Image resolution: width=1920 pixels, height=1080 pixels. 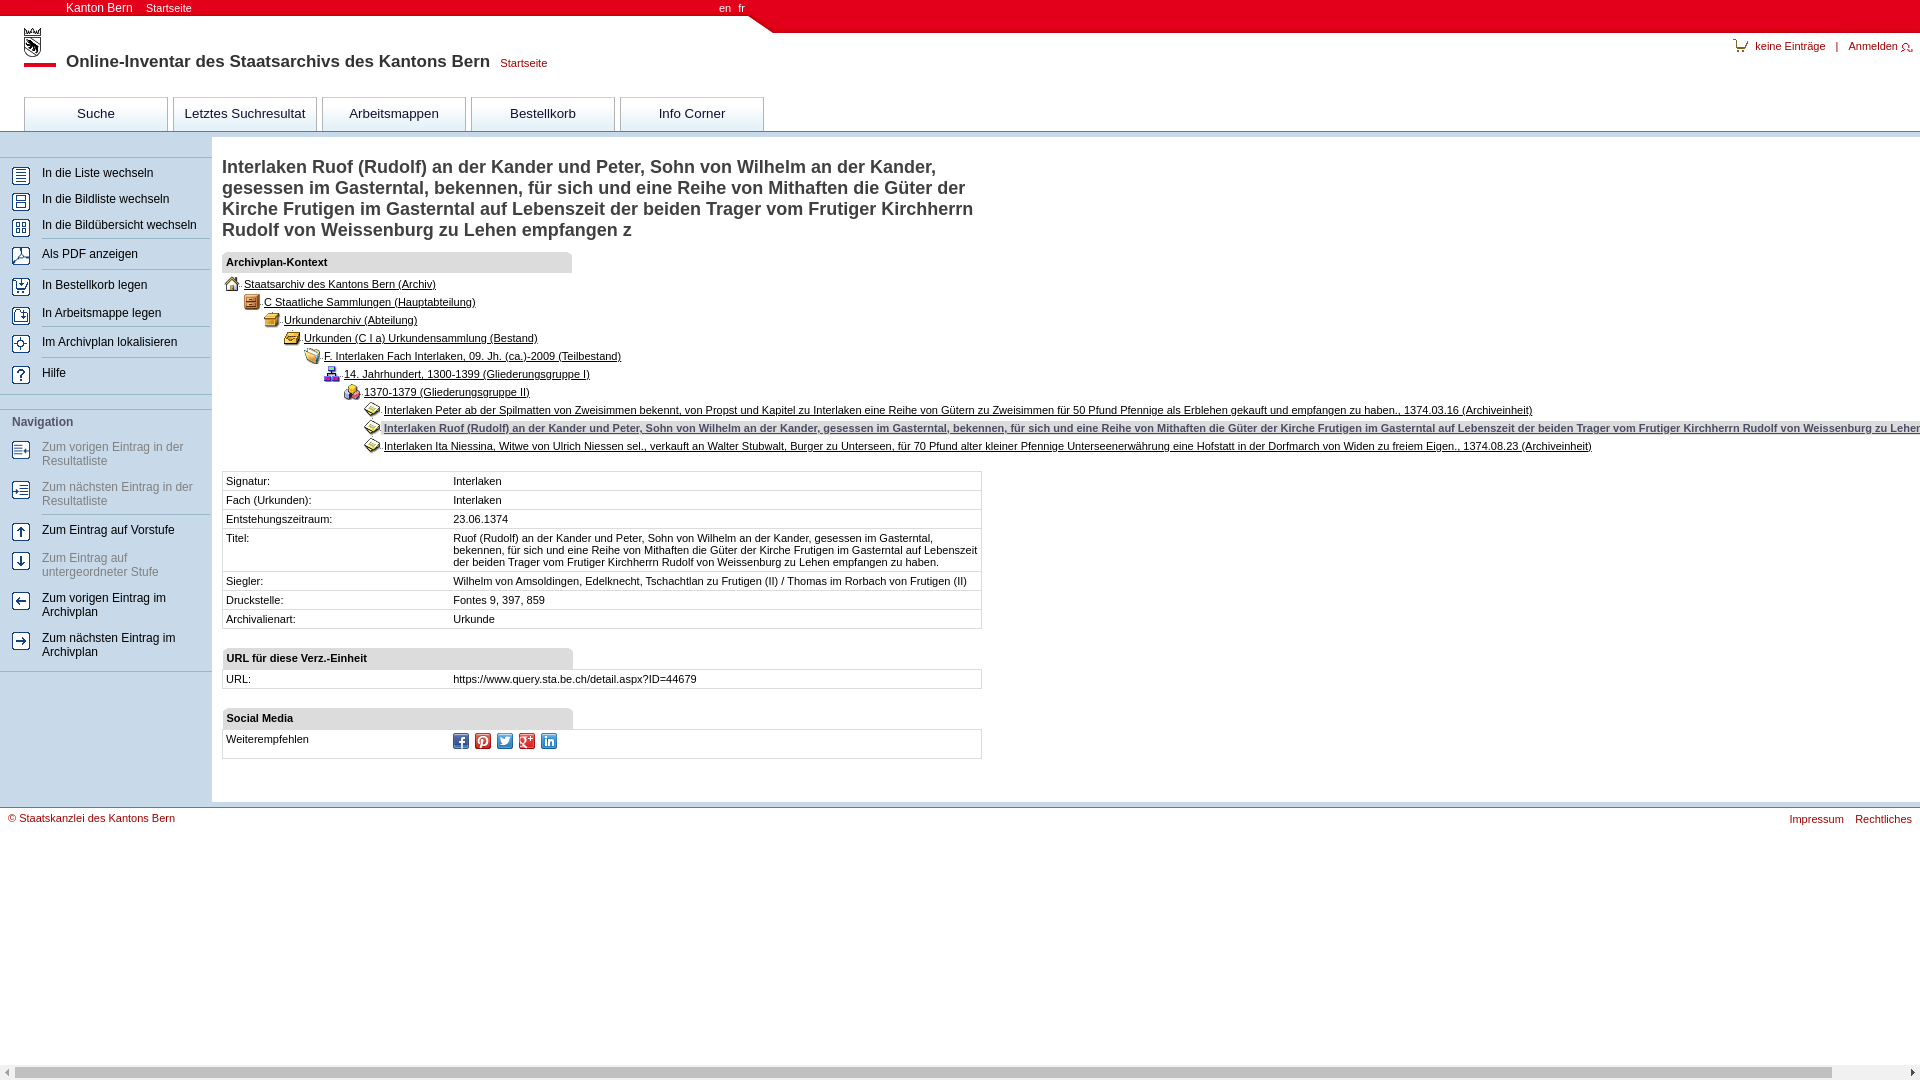 I want to click on 'Impressum', so click(x=1811, y=818).